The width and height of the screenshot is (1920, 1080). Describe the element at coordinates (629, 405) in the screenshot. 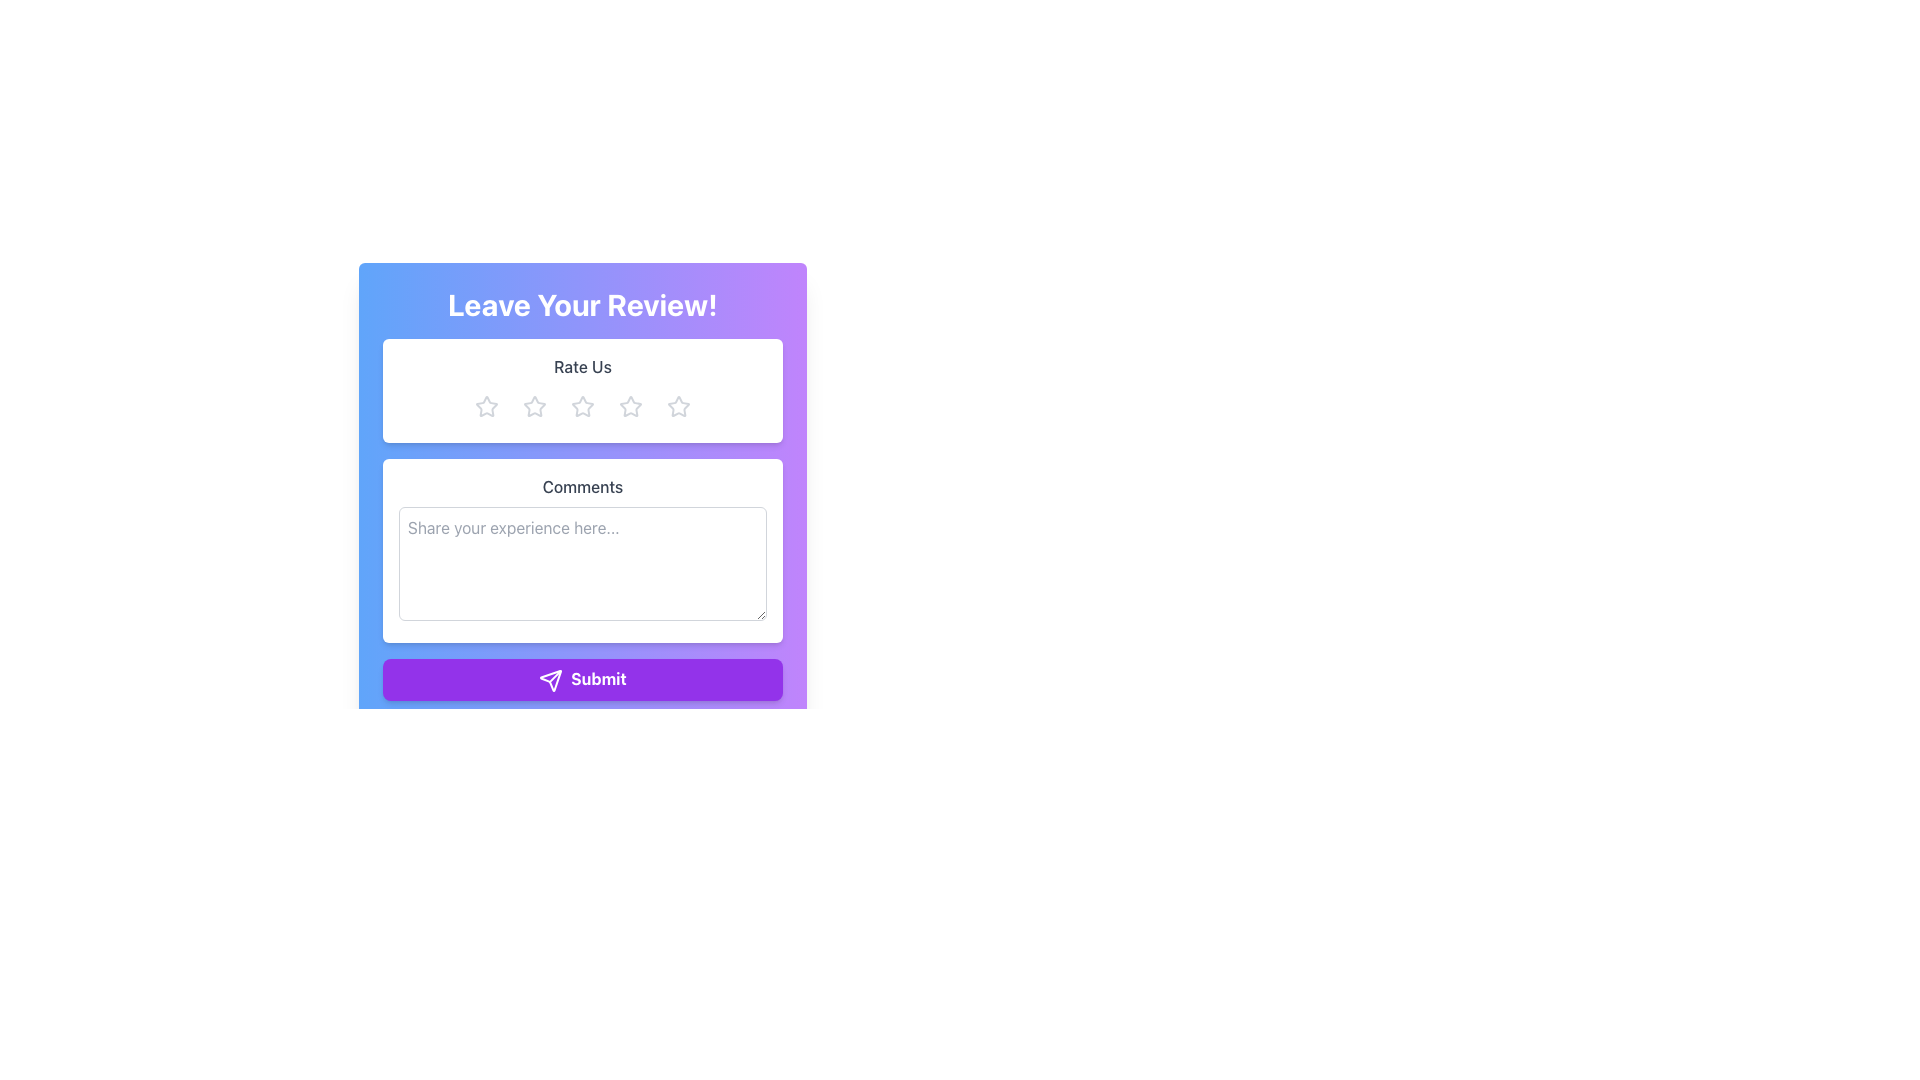

I see `the cursor across the row of stars` at that location.